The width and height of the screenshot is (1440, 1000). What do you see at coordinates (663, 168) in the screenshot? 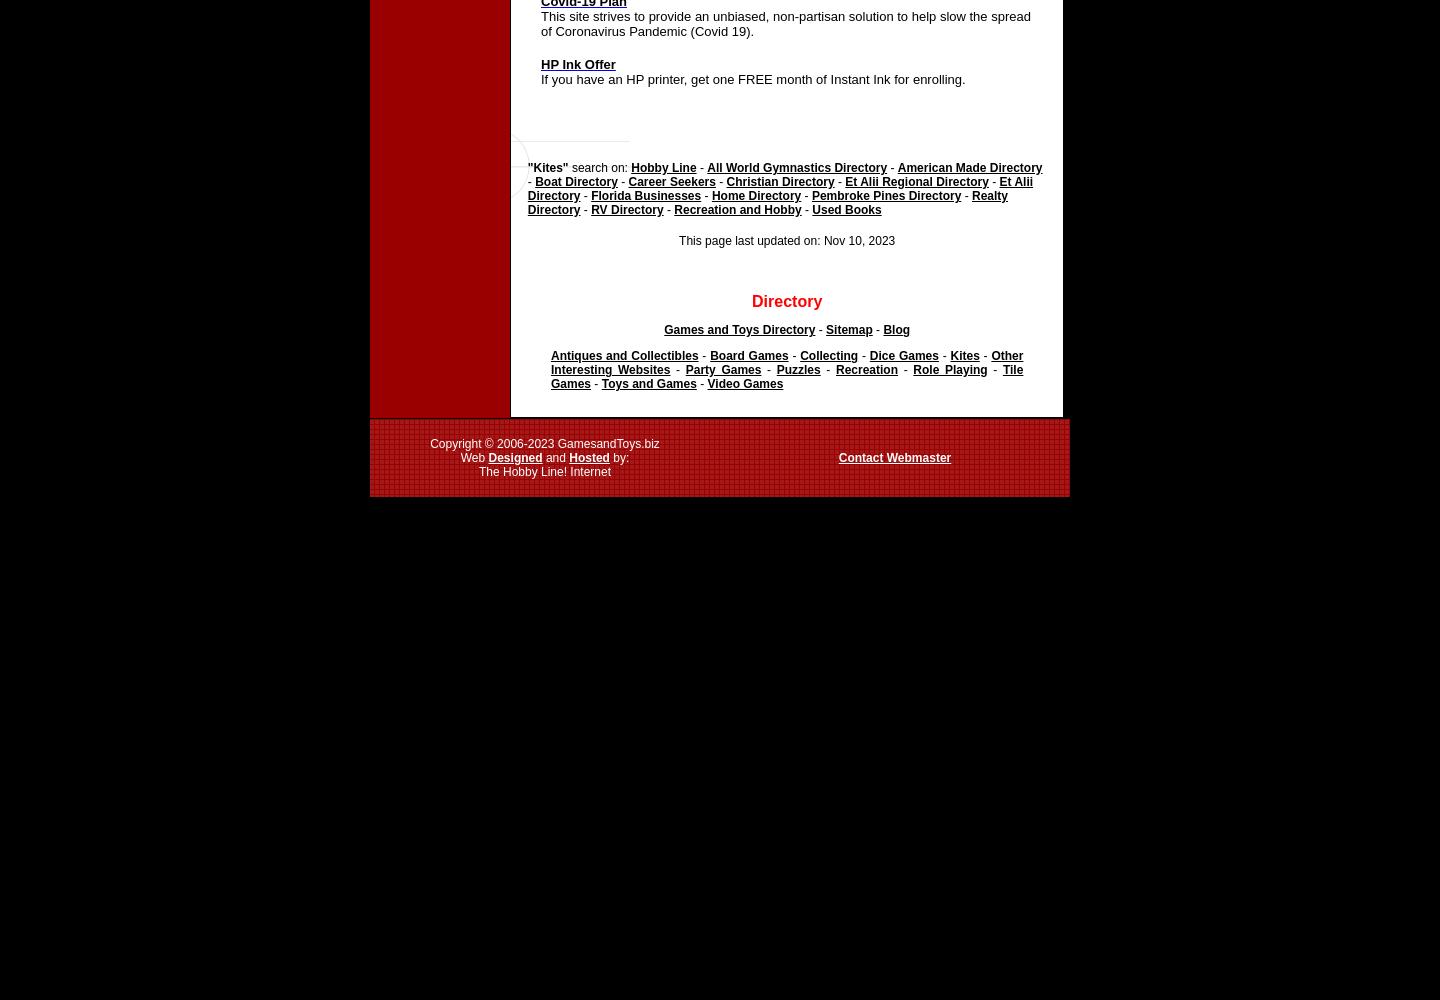
I see `'Hobby Line'` at bounding box center [663, 168].